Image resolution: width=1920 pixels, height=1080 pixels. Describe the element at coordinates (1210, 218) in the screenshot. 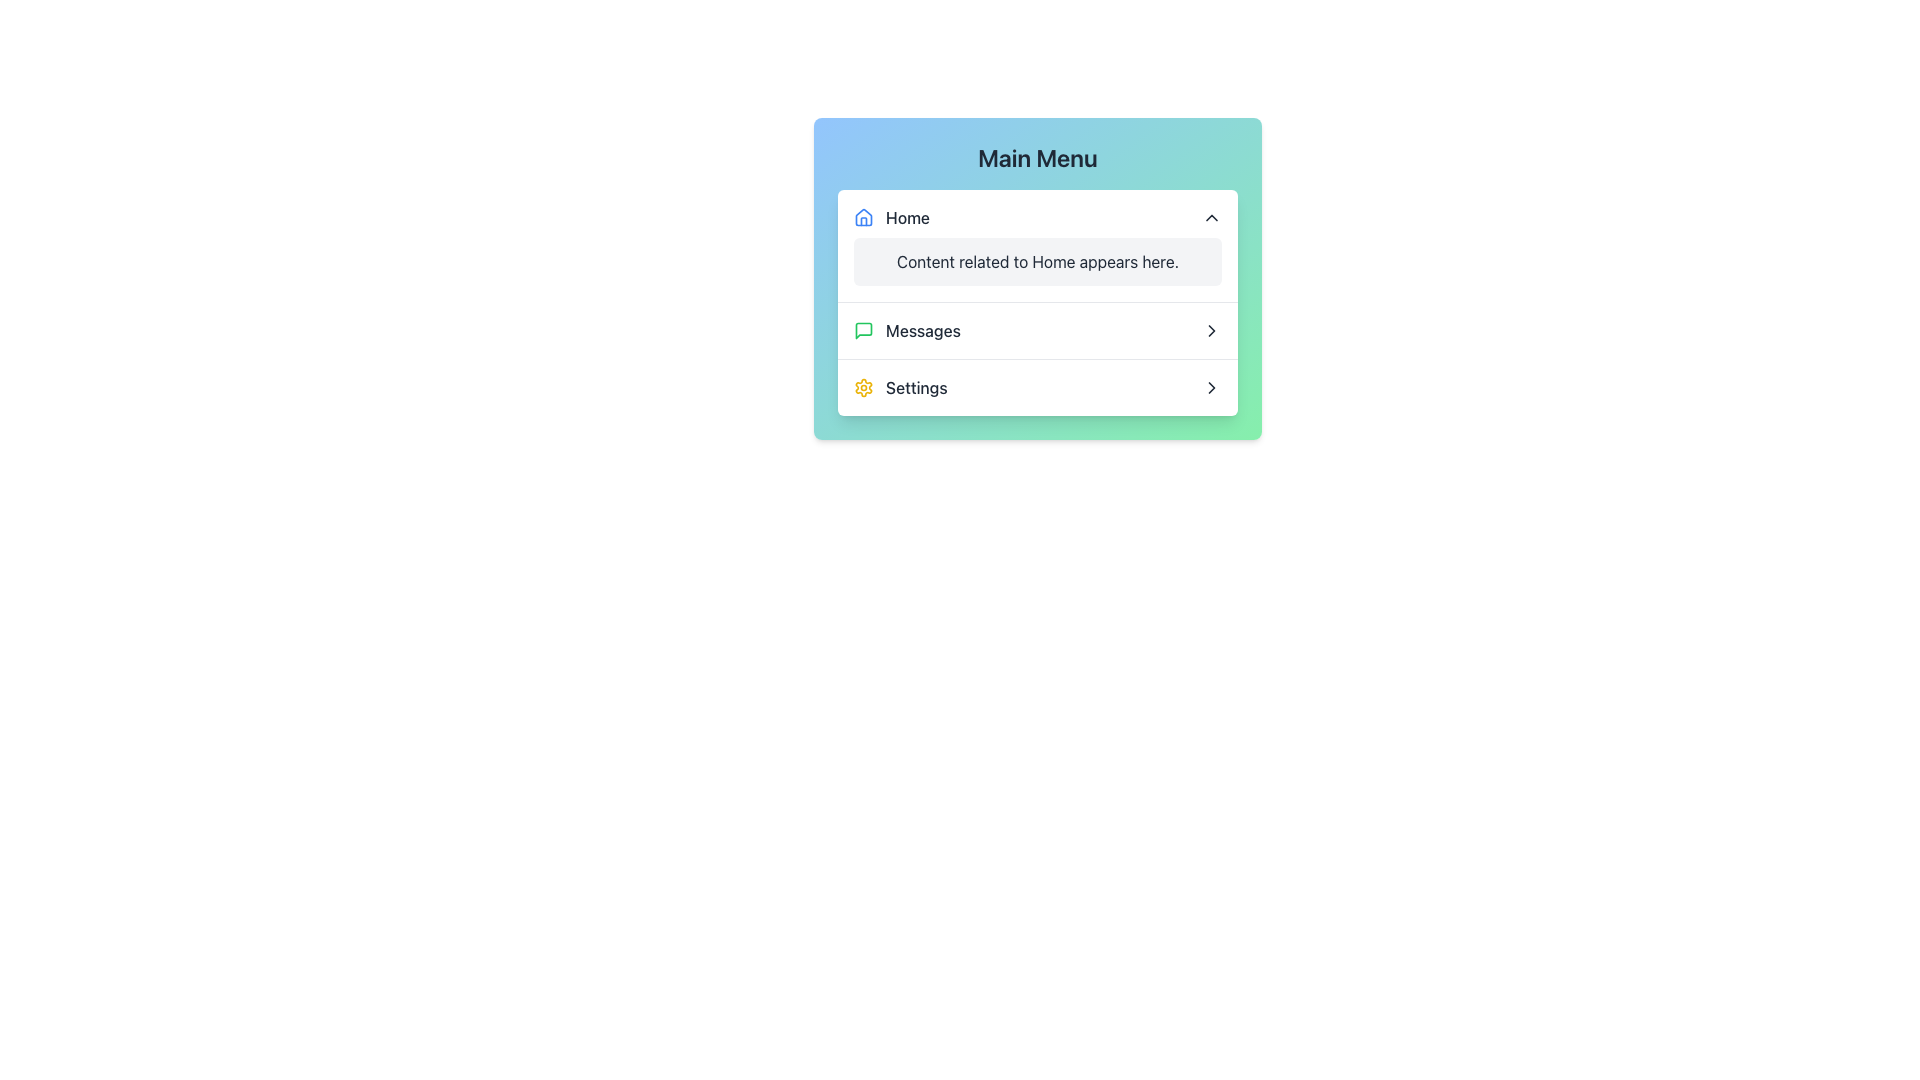

I see `the upward-pointing chevron-shaped icon located to the far right of the 'Home' row` at that location.